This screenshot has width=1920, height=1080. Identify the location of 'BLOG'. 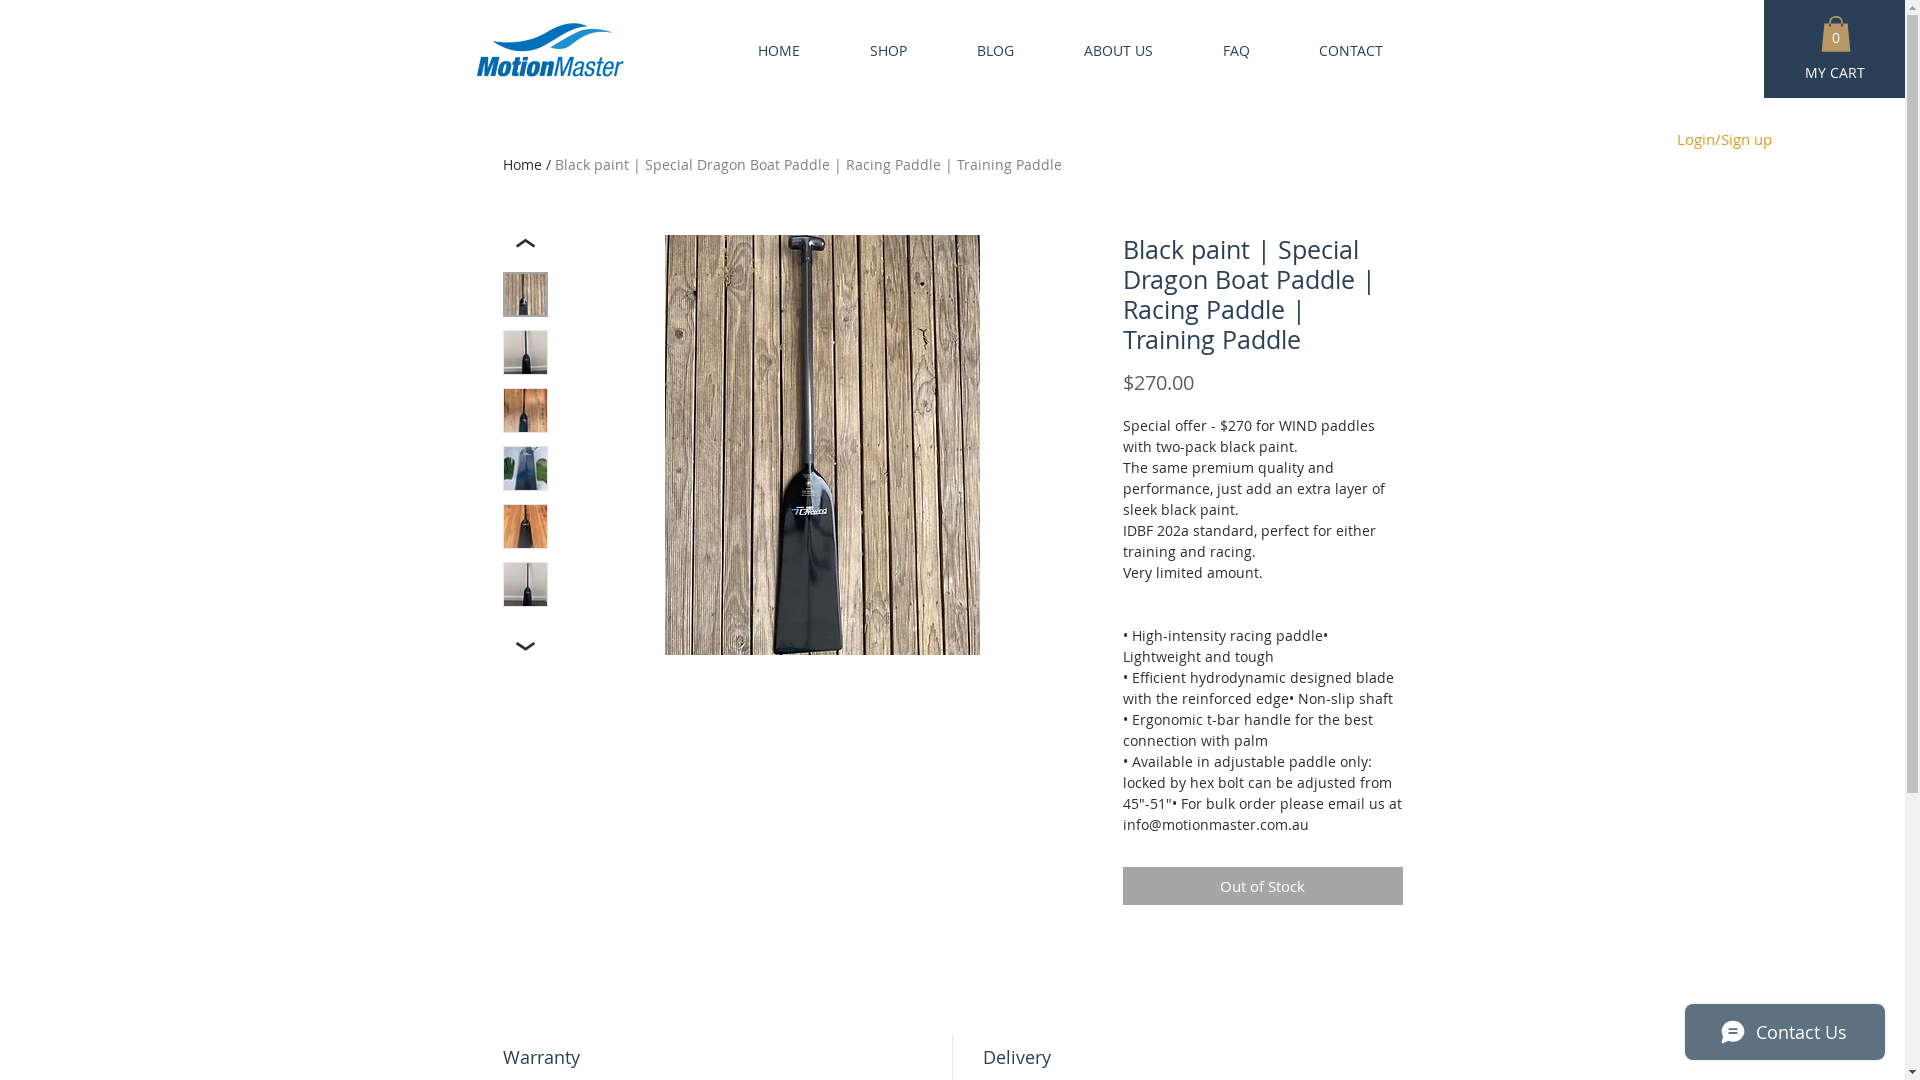
(975, 49).